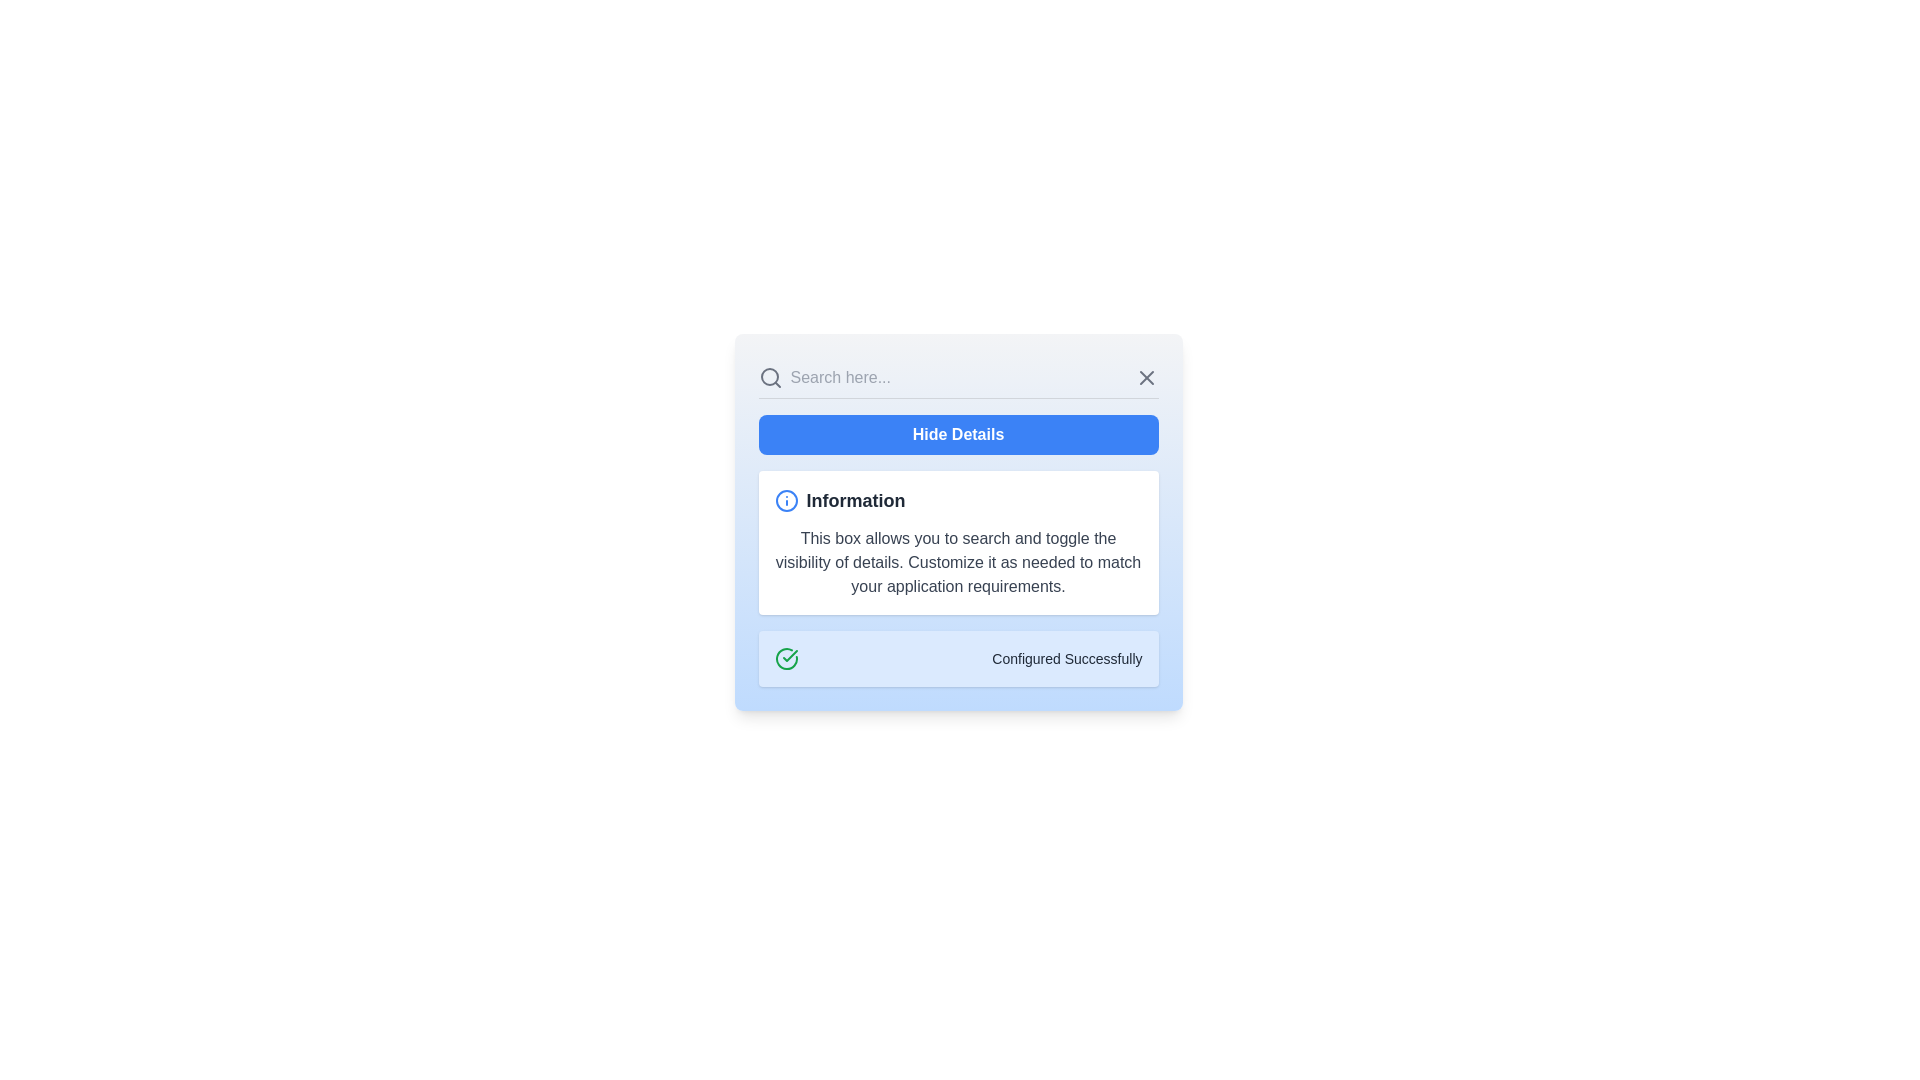  What do you see at coordinates (785, 500) in the screenshot?
I see `the circular blue outlined icon resembling an 'info' symbol, located adjacent to the 'Information' text` at bounding box center [785, 500].